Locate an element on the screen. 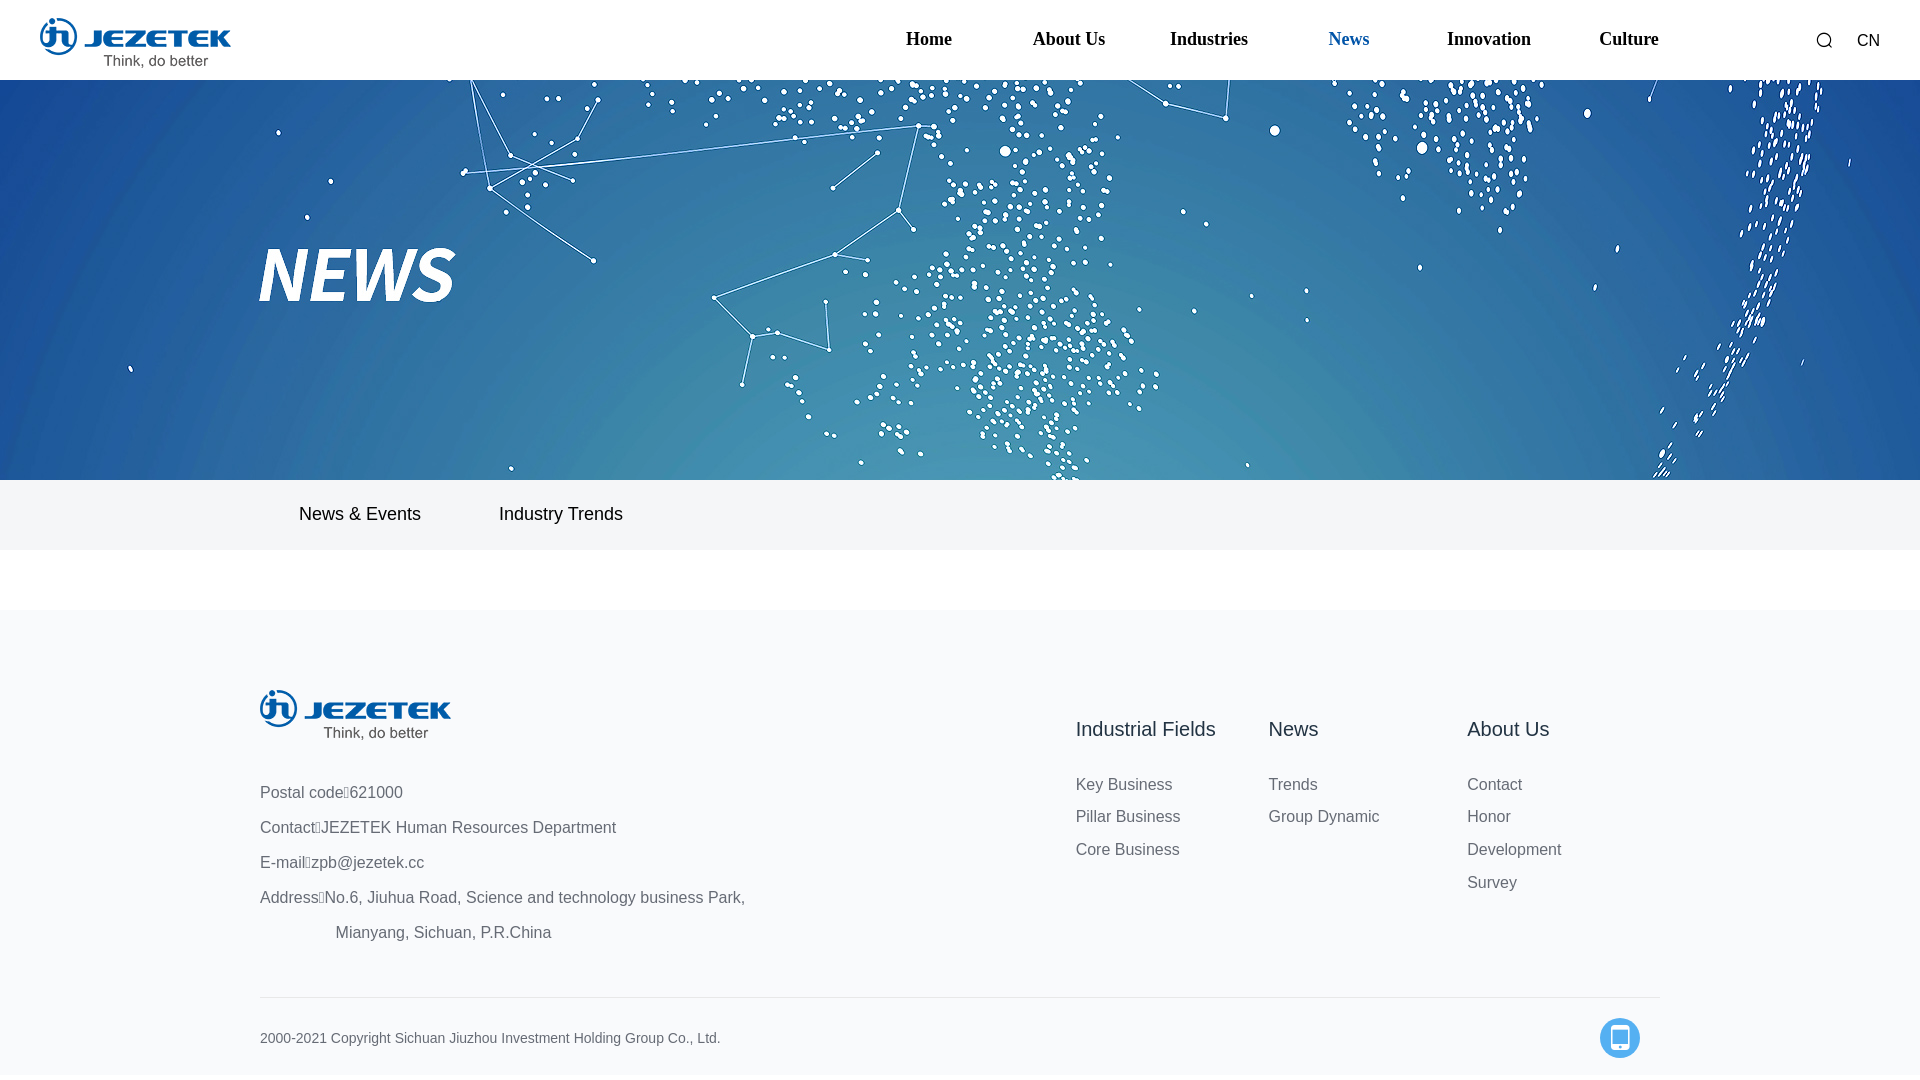  'Industries is located at coordinates (1208, 39).